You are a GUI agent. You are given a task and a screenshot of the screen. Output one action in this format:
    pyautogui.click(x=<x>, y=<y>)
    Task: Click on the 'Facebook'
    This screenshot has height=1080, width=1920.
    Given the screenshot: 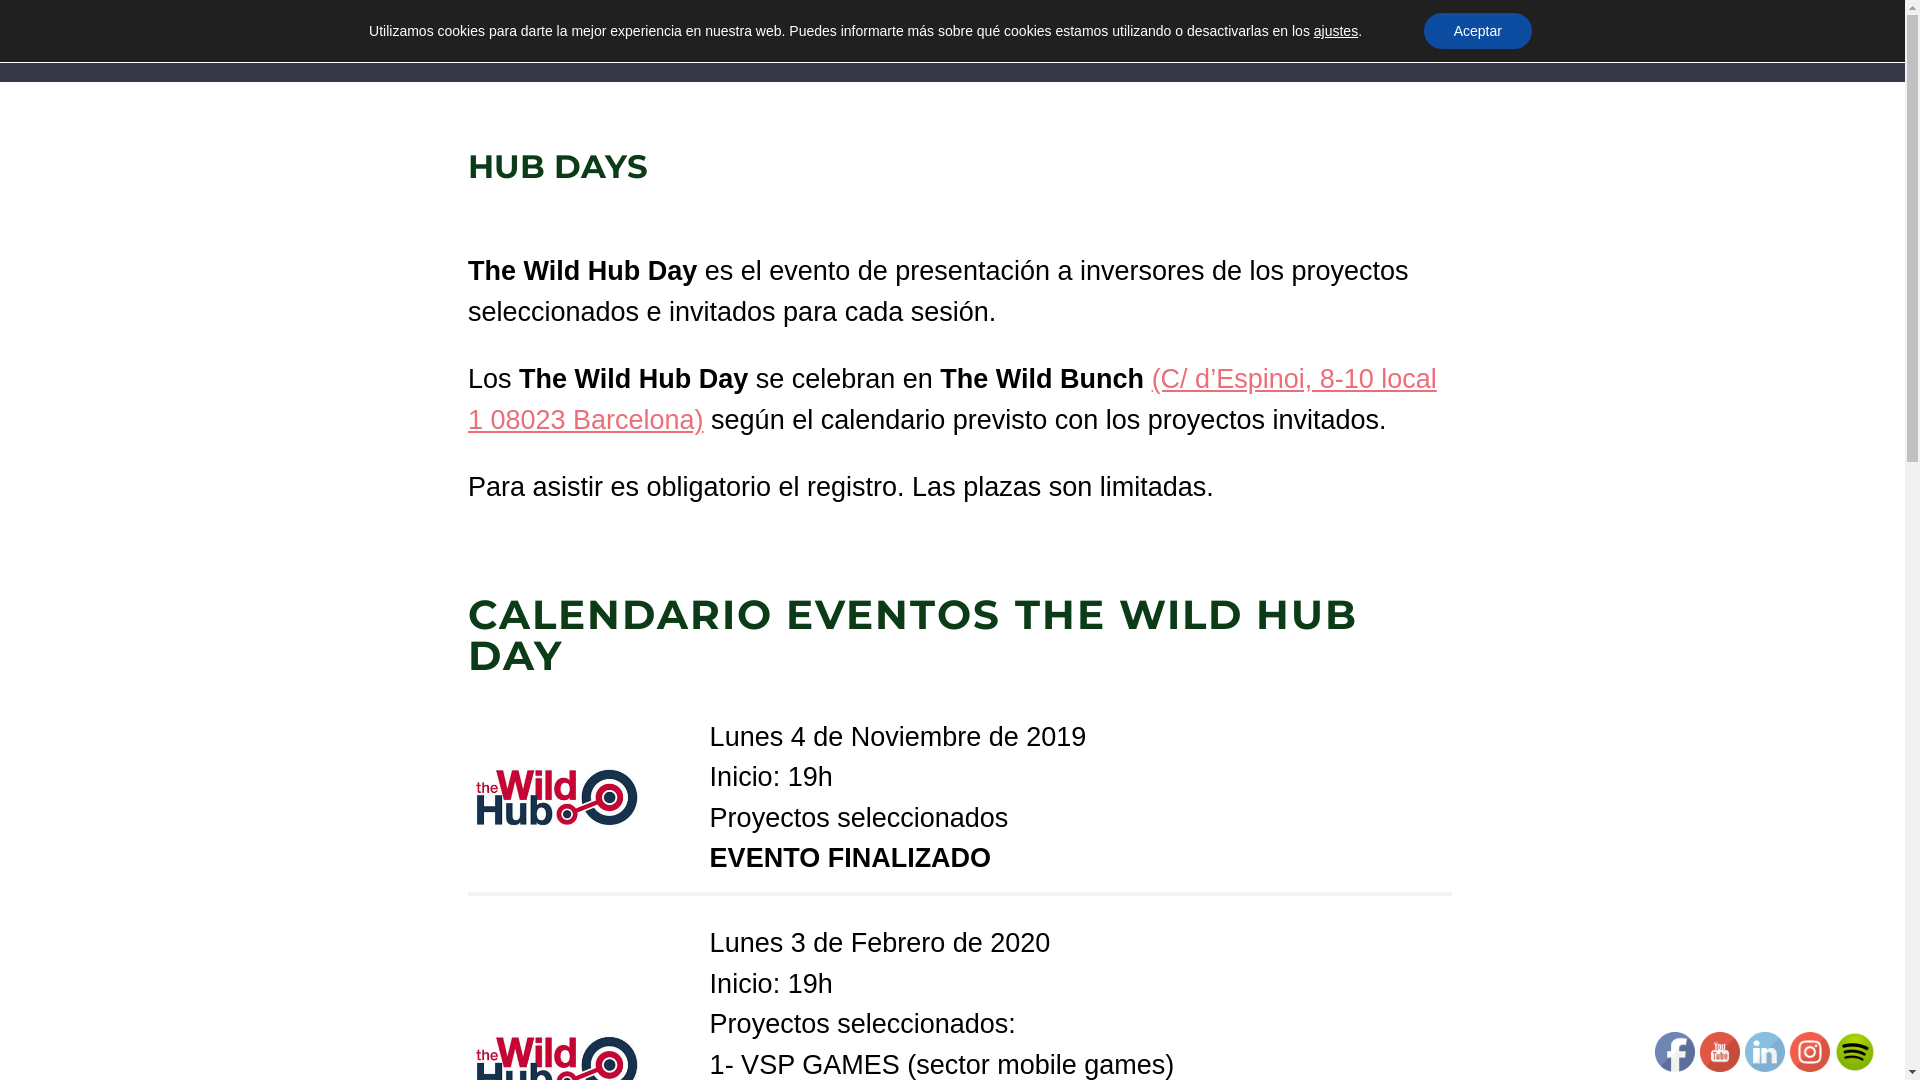 What is the action you would take?
    pyautogui.click(x=1675, y=1051)
    